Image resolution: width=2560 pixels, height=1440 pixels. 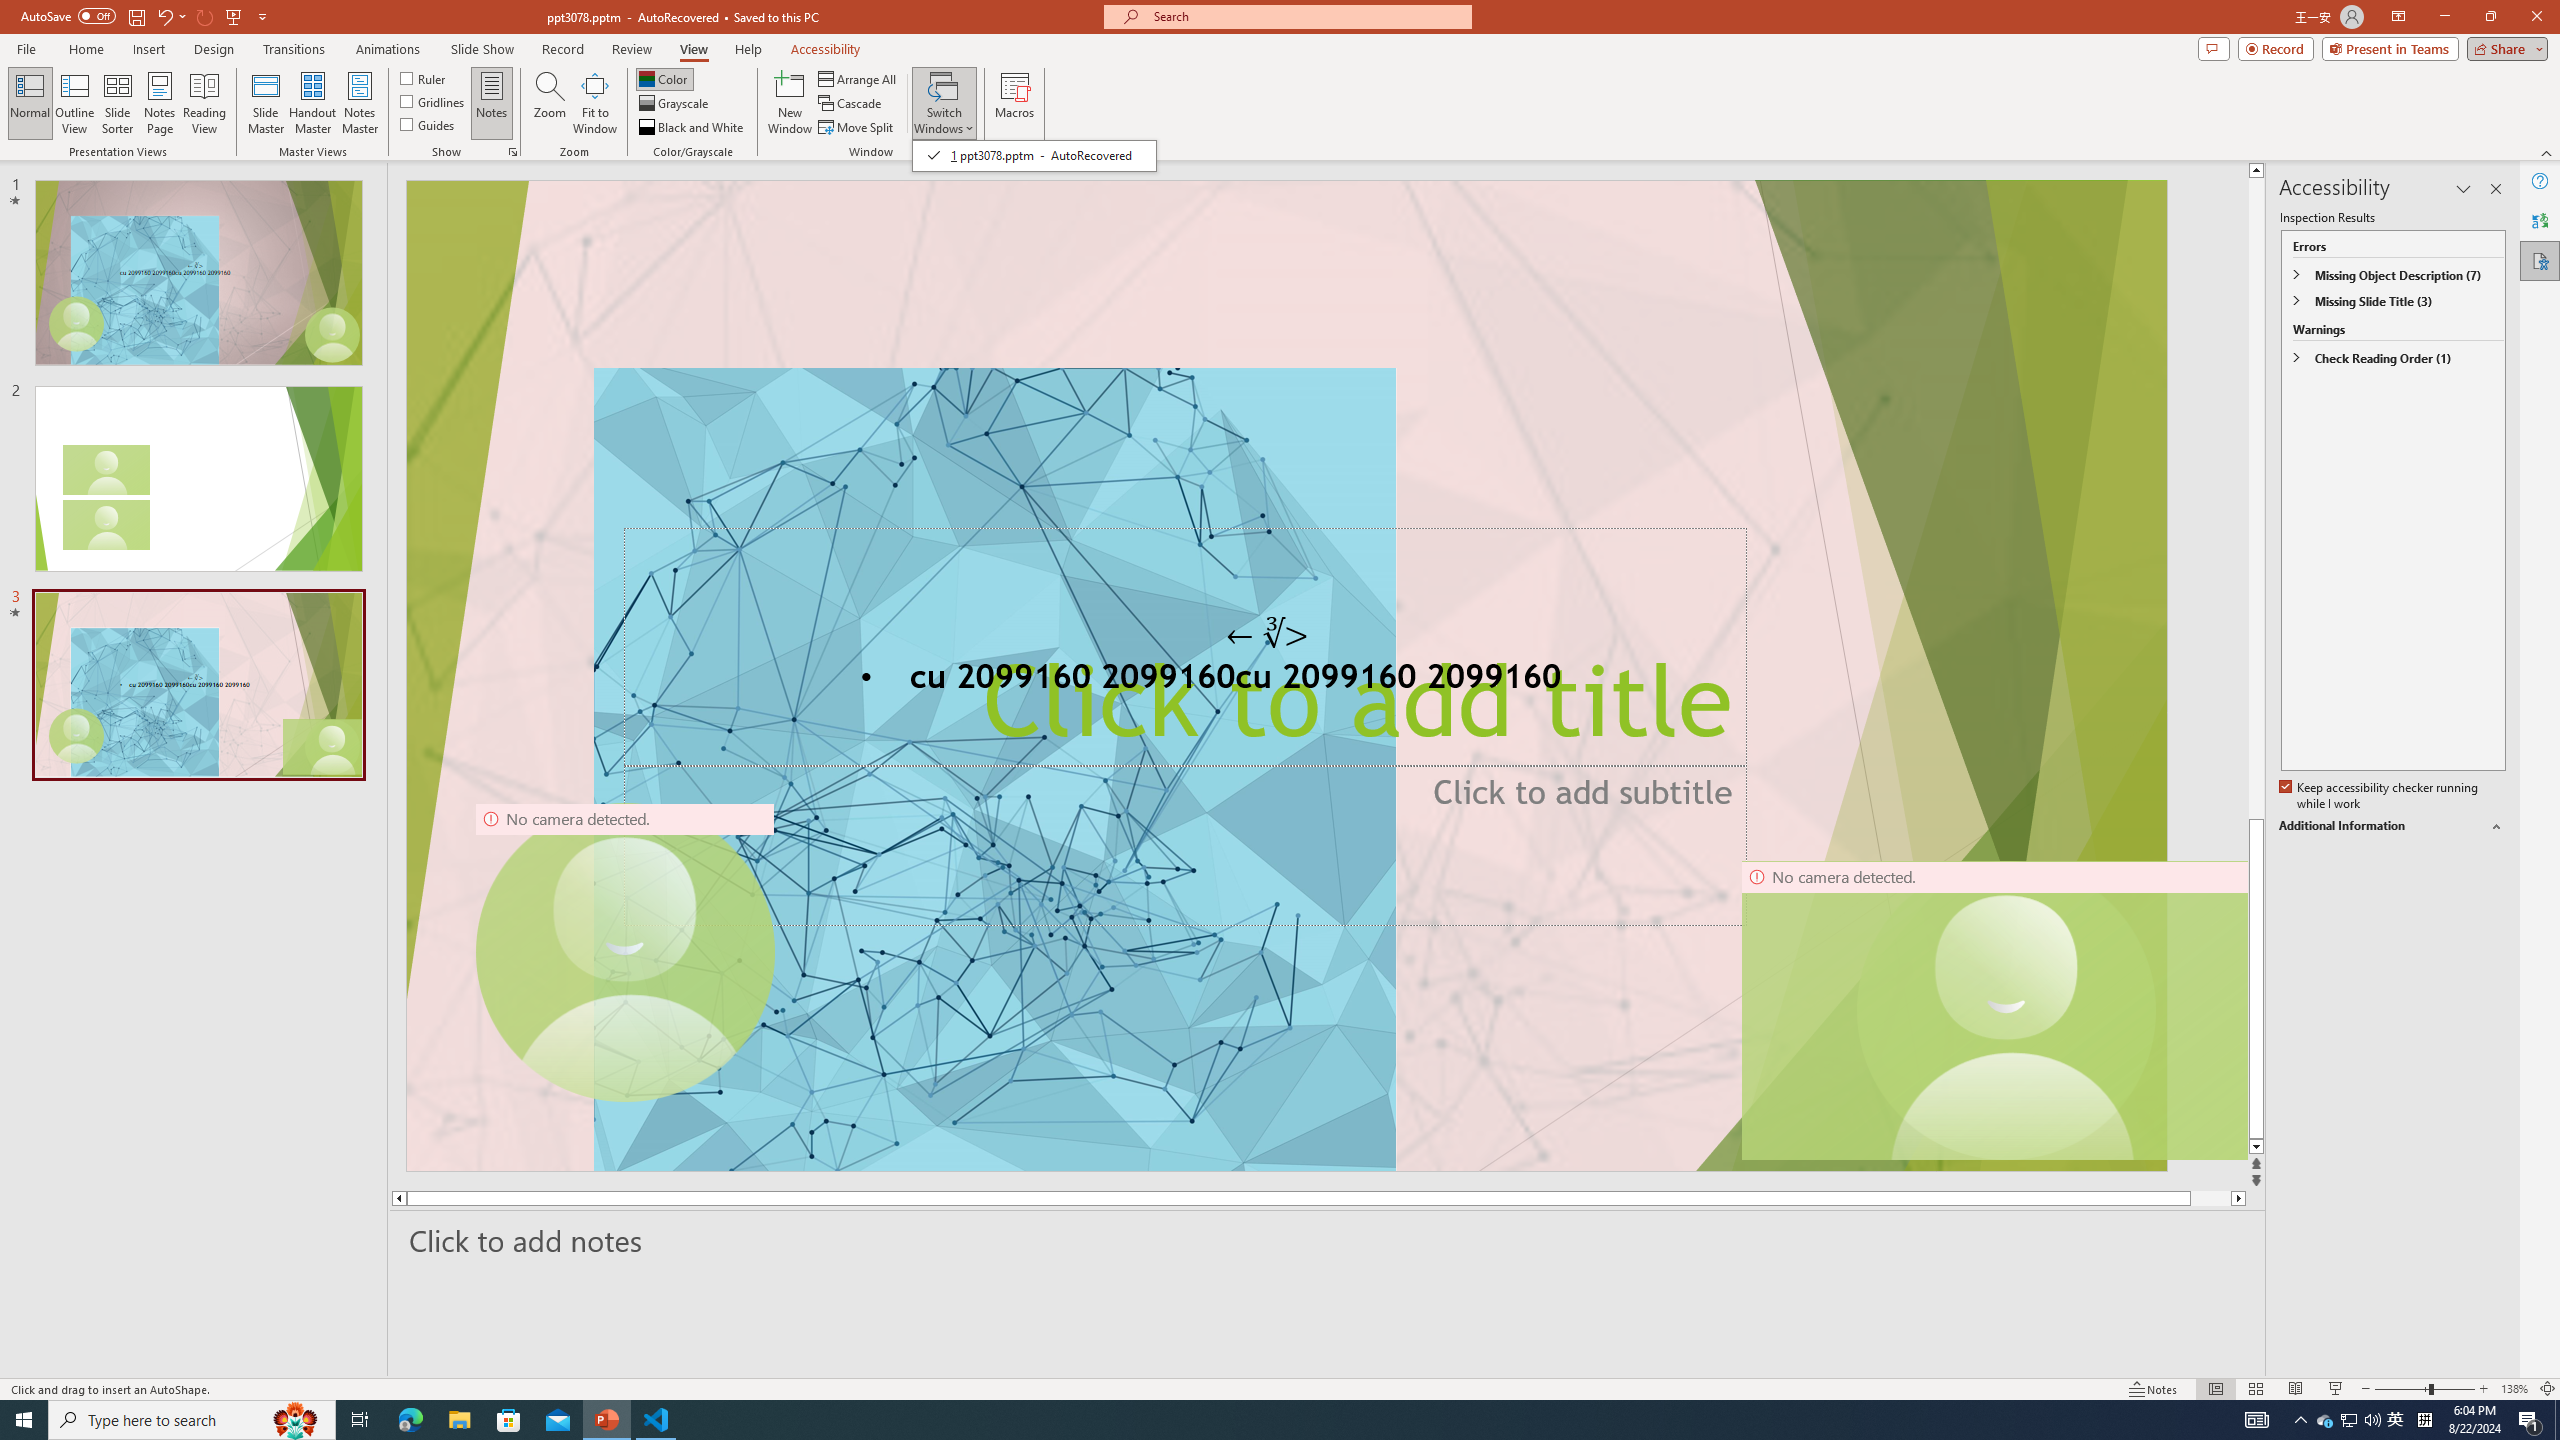 I want to click on 'Ruler', so click(x=423, y=77).